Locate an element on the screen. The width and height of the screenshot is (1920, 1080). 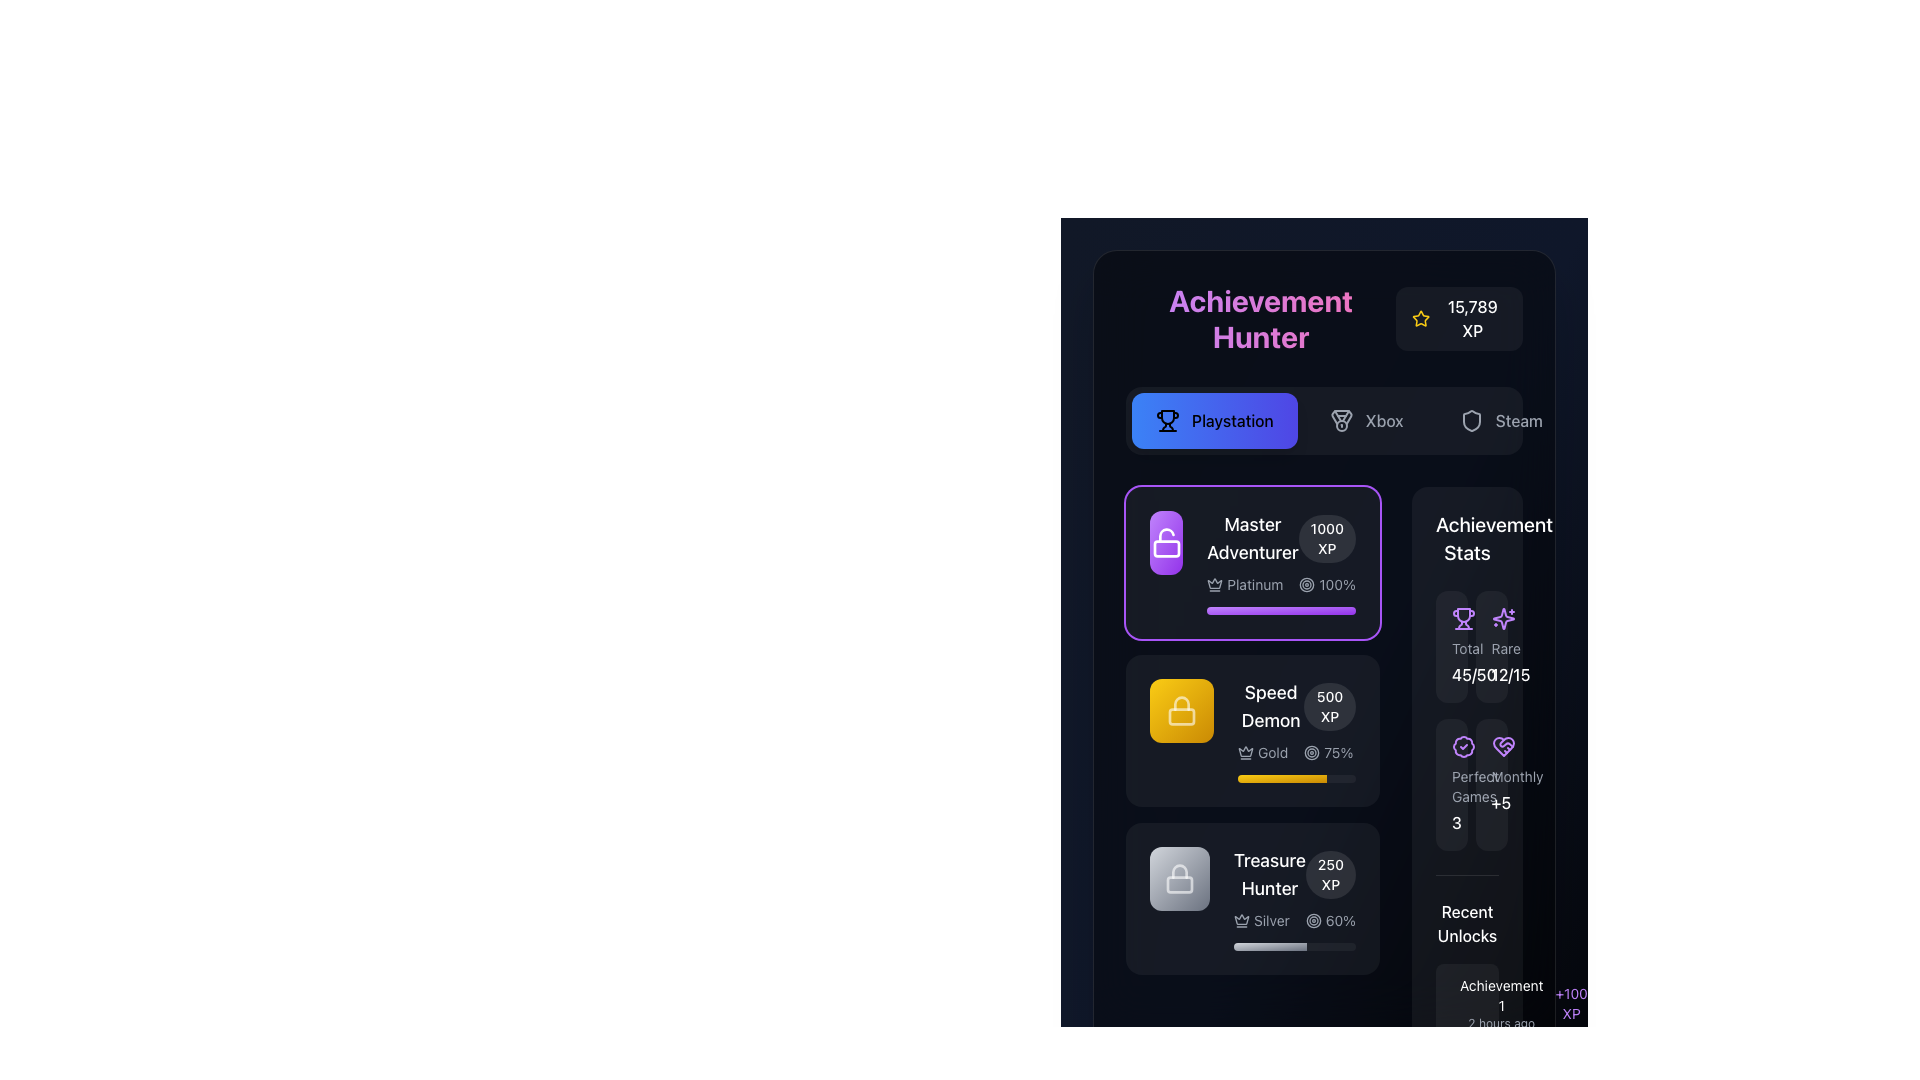
the rounded square button with a gradient background and a white lock icon located in the 'Master Adventurer' section of the interface is located at coordinates (1166, 543).